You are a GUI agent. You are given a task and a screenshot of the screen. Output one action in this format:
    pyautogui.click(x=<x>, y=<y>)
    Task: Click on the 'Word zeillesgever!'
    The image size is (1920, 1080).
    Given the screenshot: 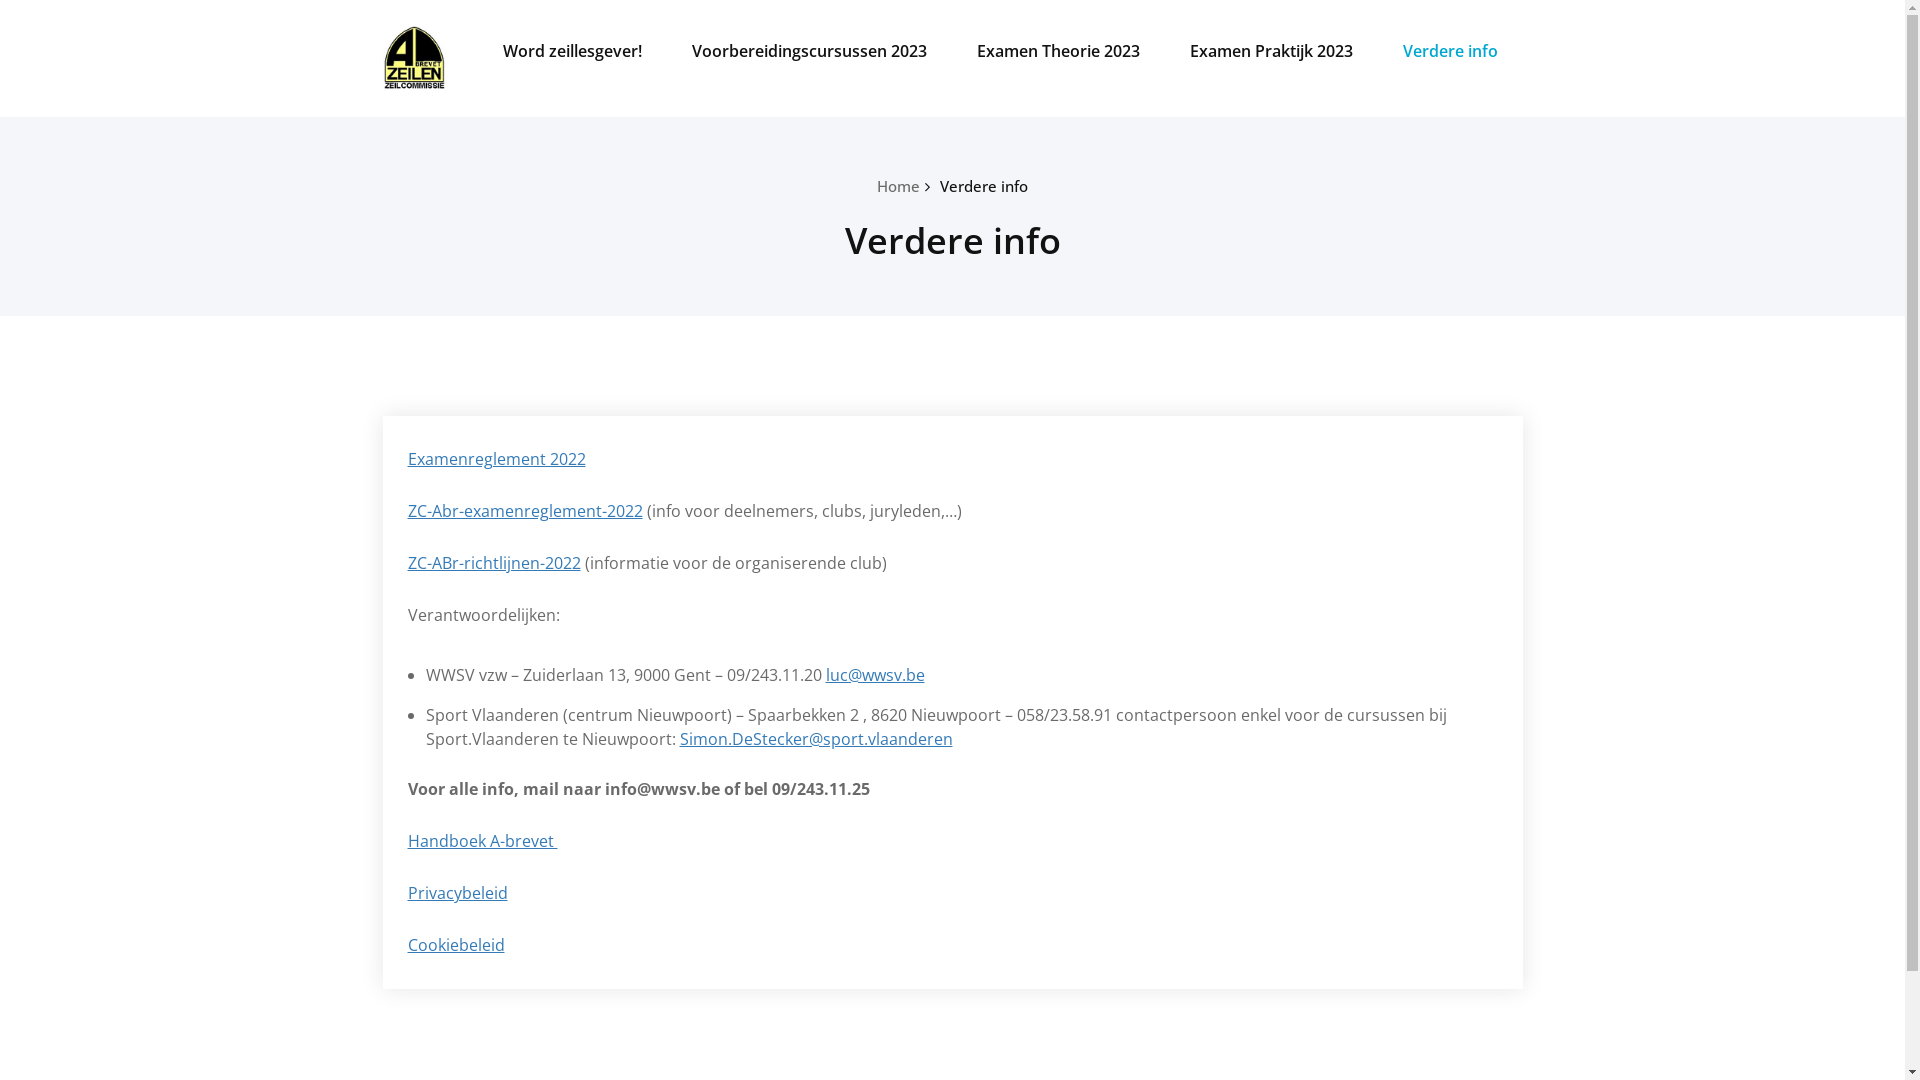 What is the action you would take?
    pyautogui.click(x=571, y=49)
    